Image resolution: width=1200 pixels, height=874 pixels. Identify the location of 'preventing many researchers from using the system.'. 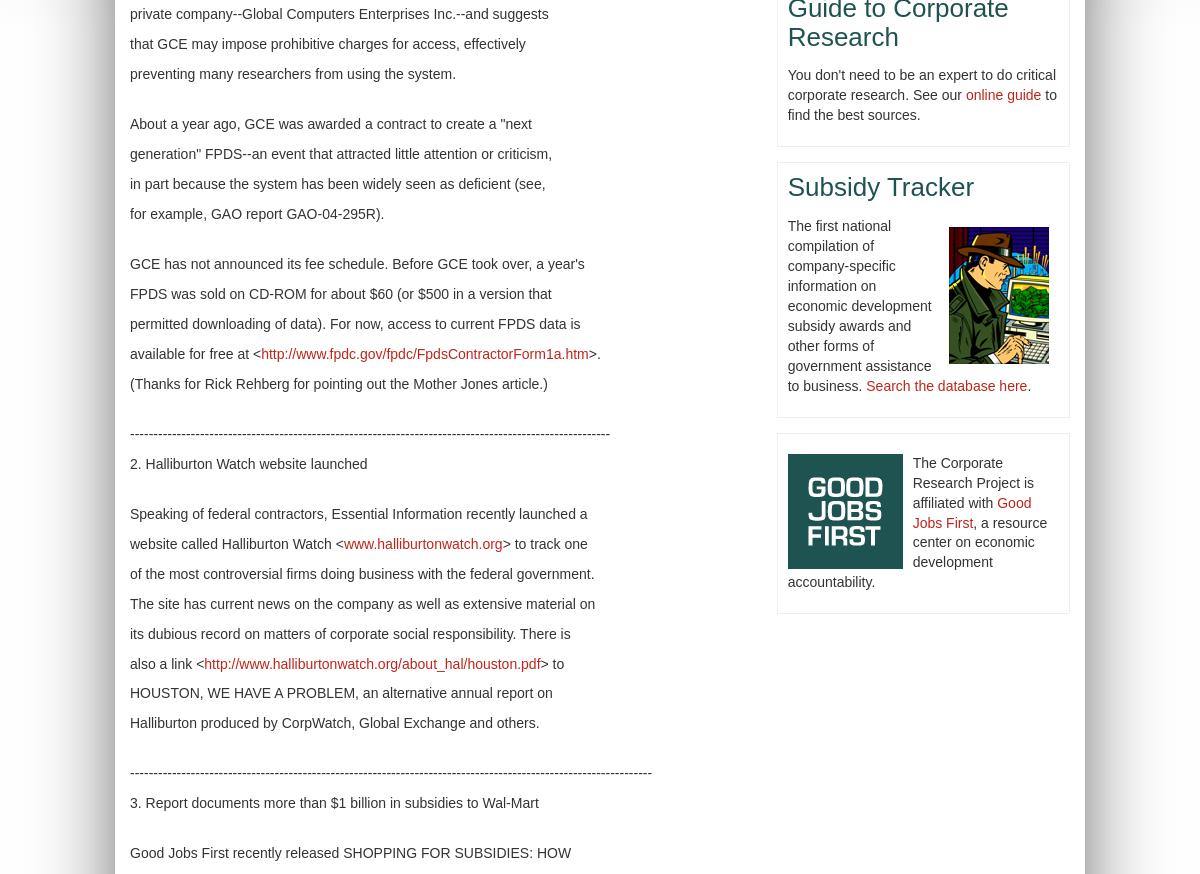
(292, 71).